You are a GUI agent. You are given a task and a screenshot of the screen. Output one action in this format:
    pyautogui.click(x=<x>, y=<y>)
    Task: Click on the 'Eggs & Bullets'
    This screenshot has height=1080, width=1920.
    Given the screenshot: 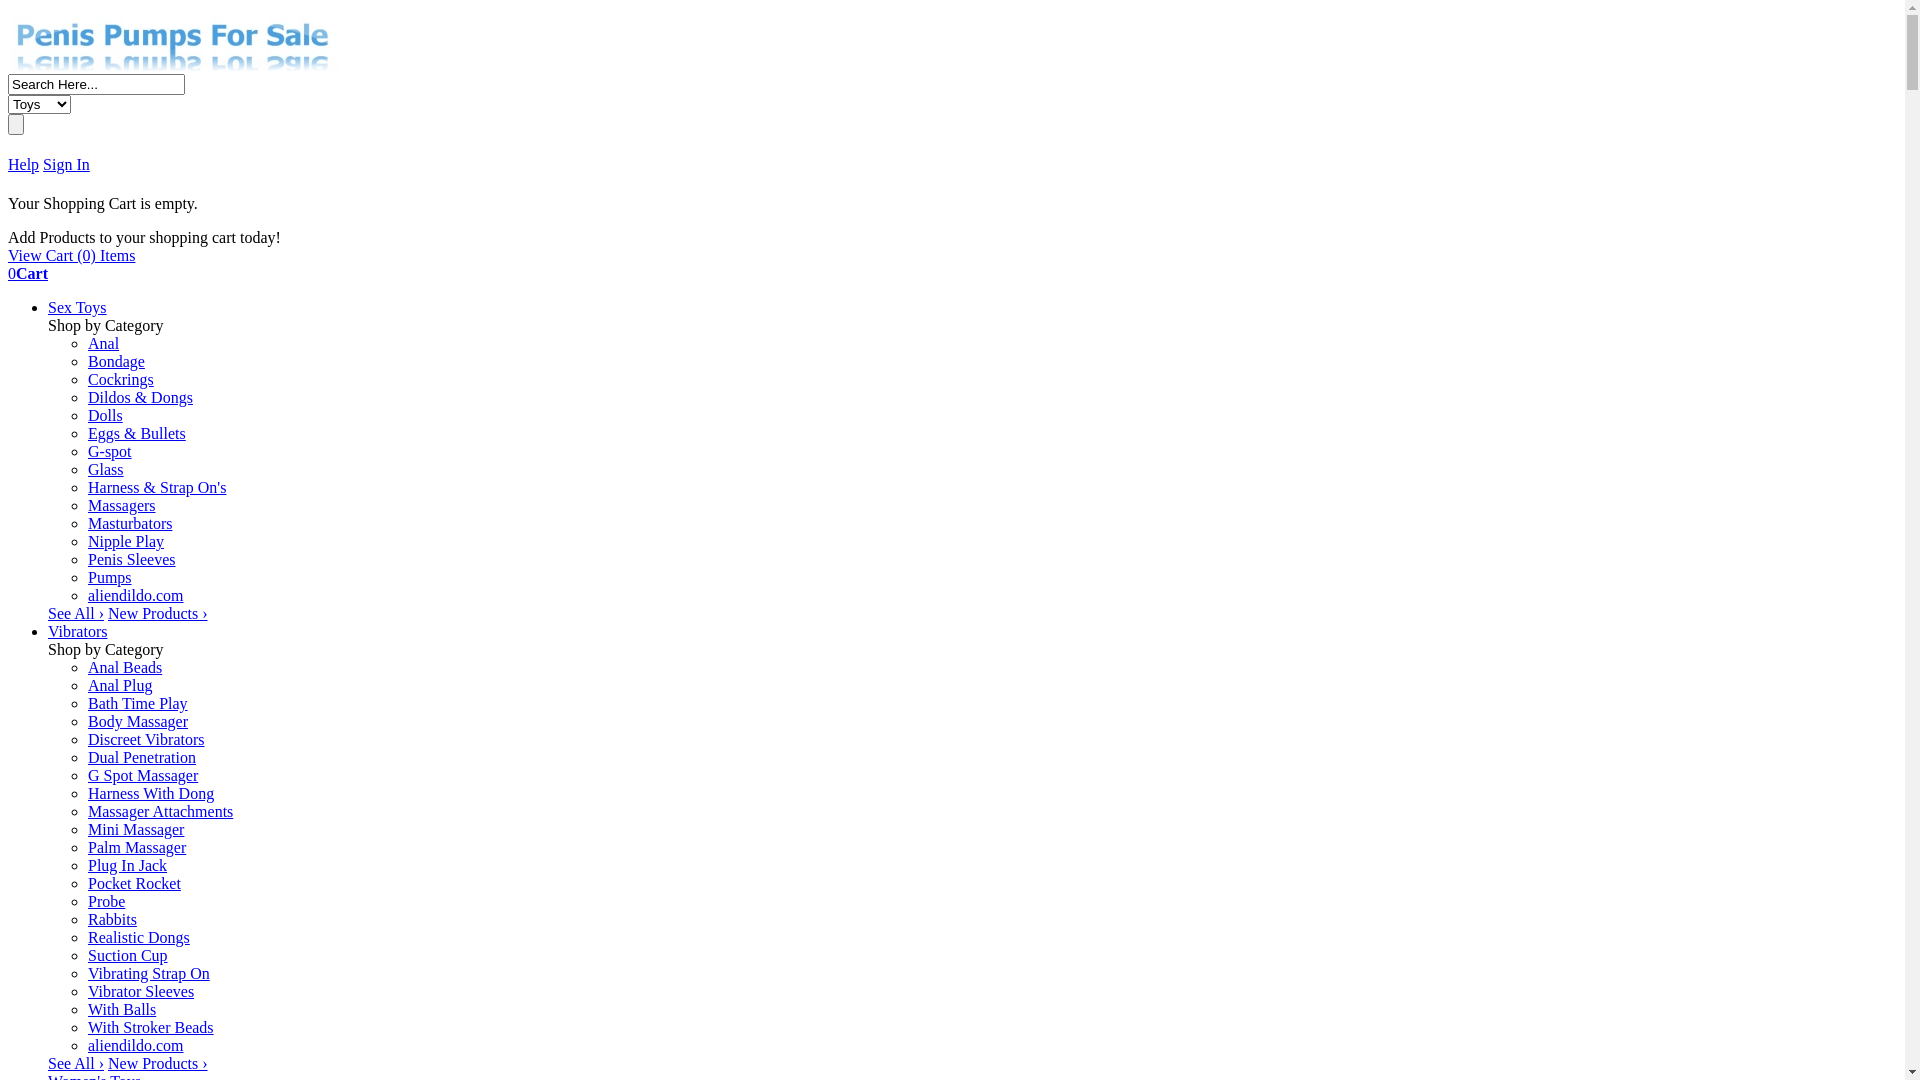 What is the action you would take?
    pyautogui.click(x=136, y=432)
    